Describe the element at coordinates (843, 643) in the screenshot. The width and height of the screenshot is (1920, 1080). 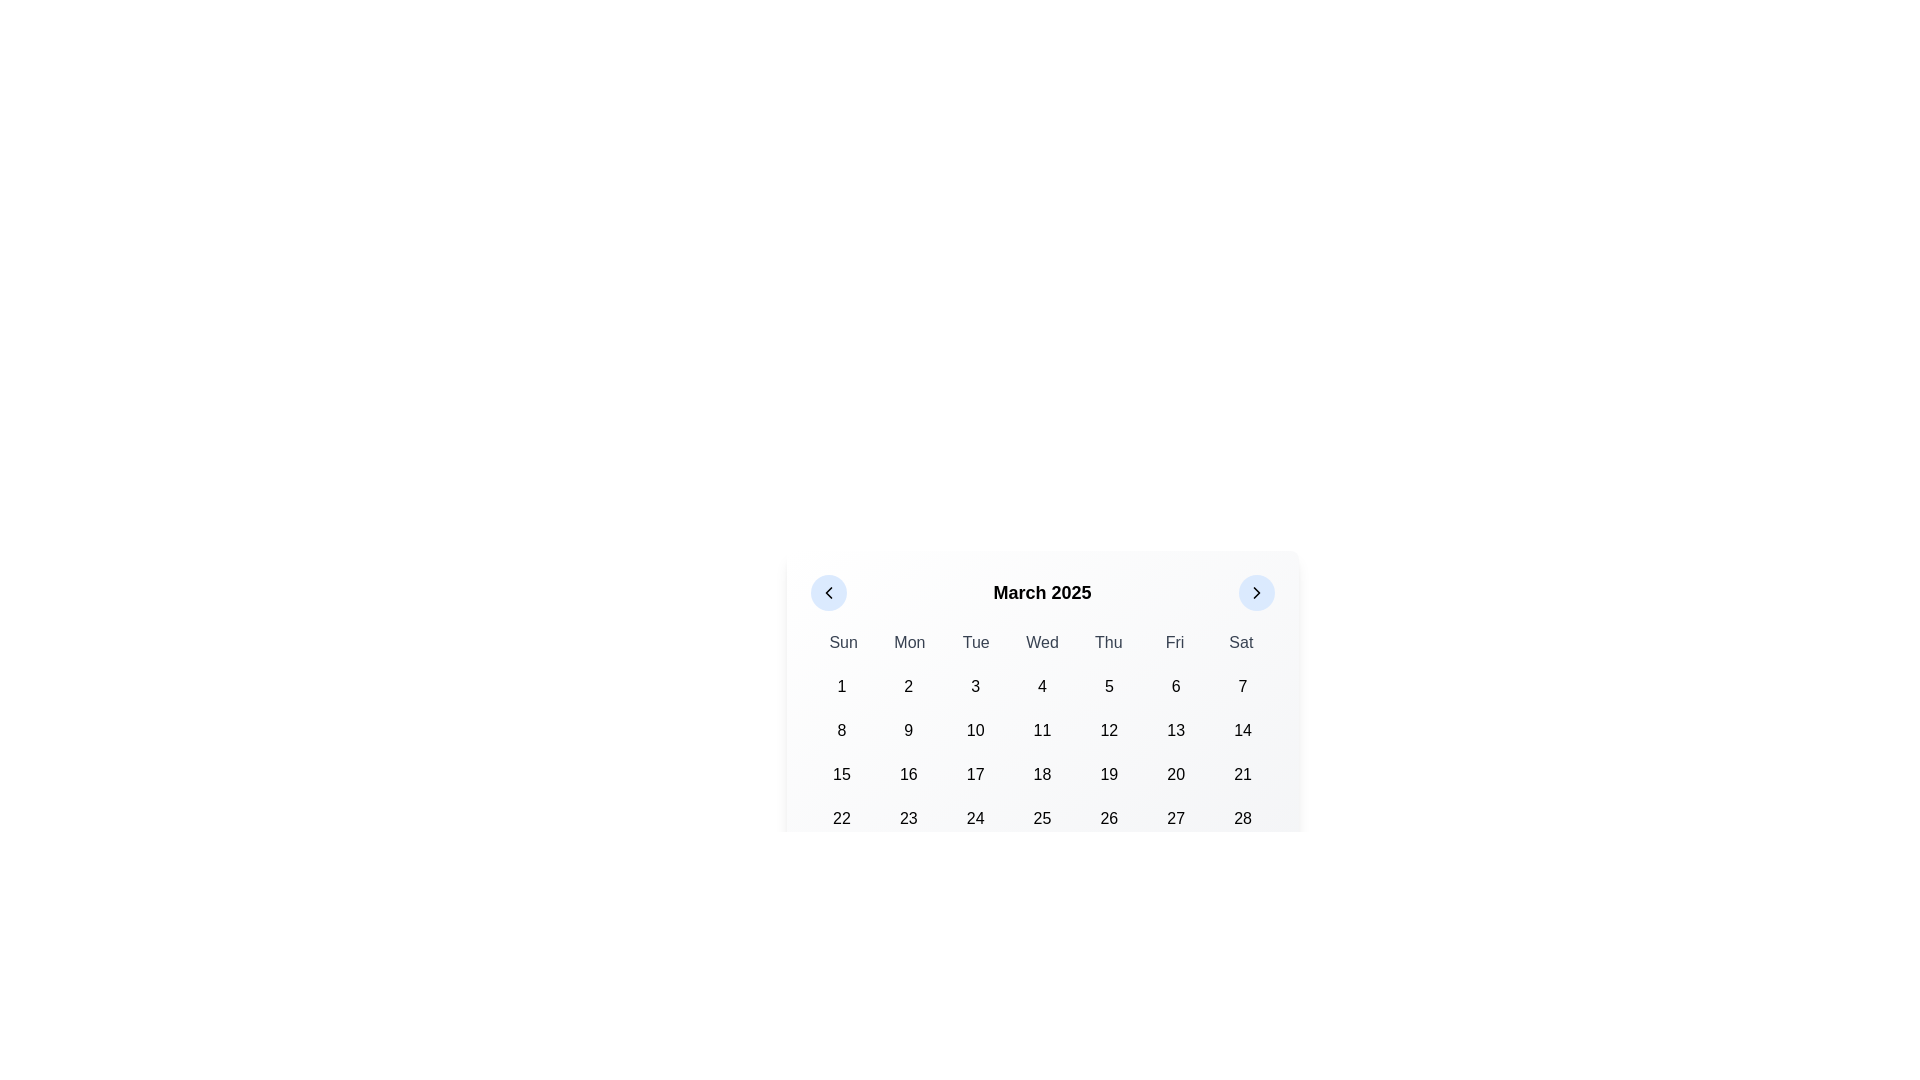
I see `the static text label displaying 'Sun' in a bold, medium gray font, which is the first item in the grid of weekday names at the top of the calendar interface` at that location.